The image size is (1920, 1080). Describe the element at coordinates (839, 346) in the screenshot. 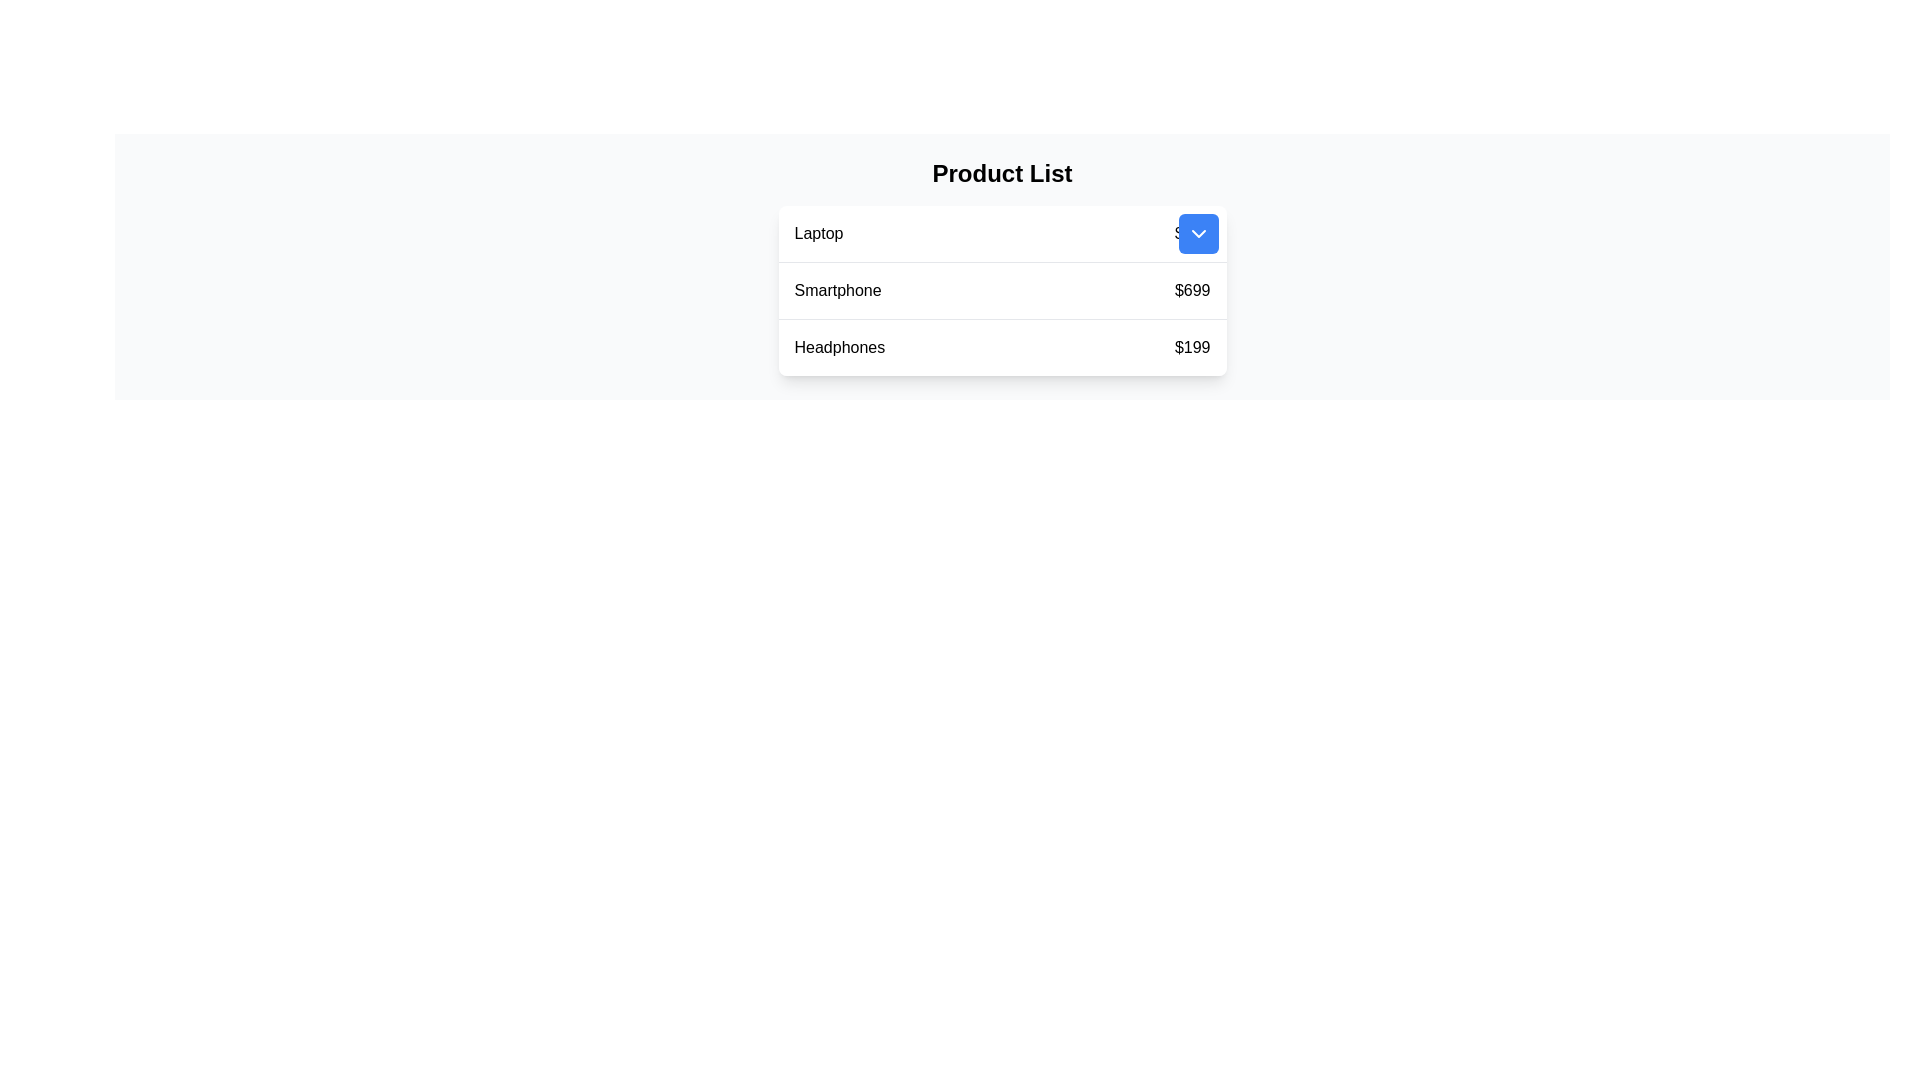

I see `text label displaying 'Headphones' located in the third row of the product list, adjacent to the price '$199'` at that location.